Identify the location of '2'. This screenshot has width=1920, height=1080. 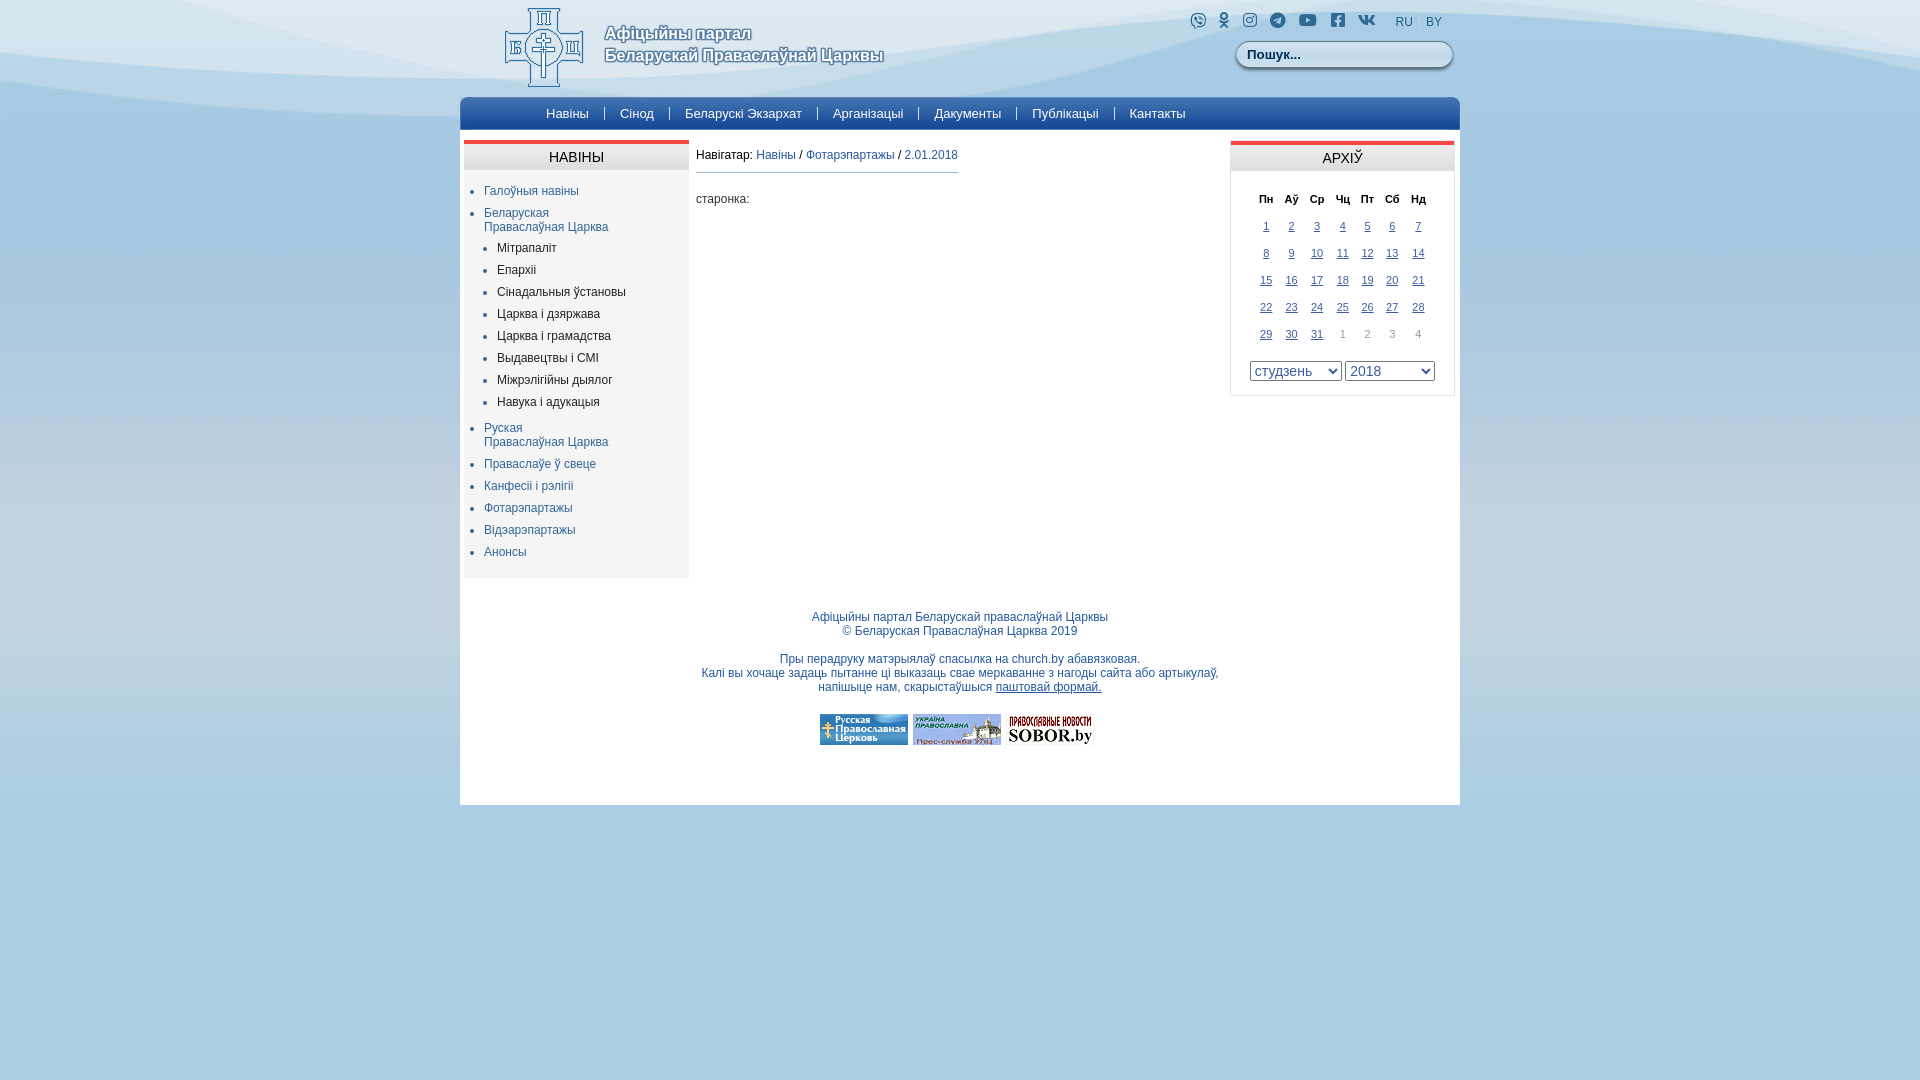
(1291, 225).